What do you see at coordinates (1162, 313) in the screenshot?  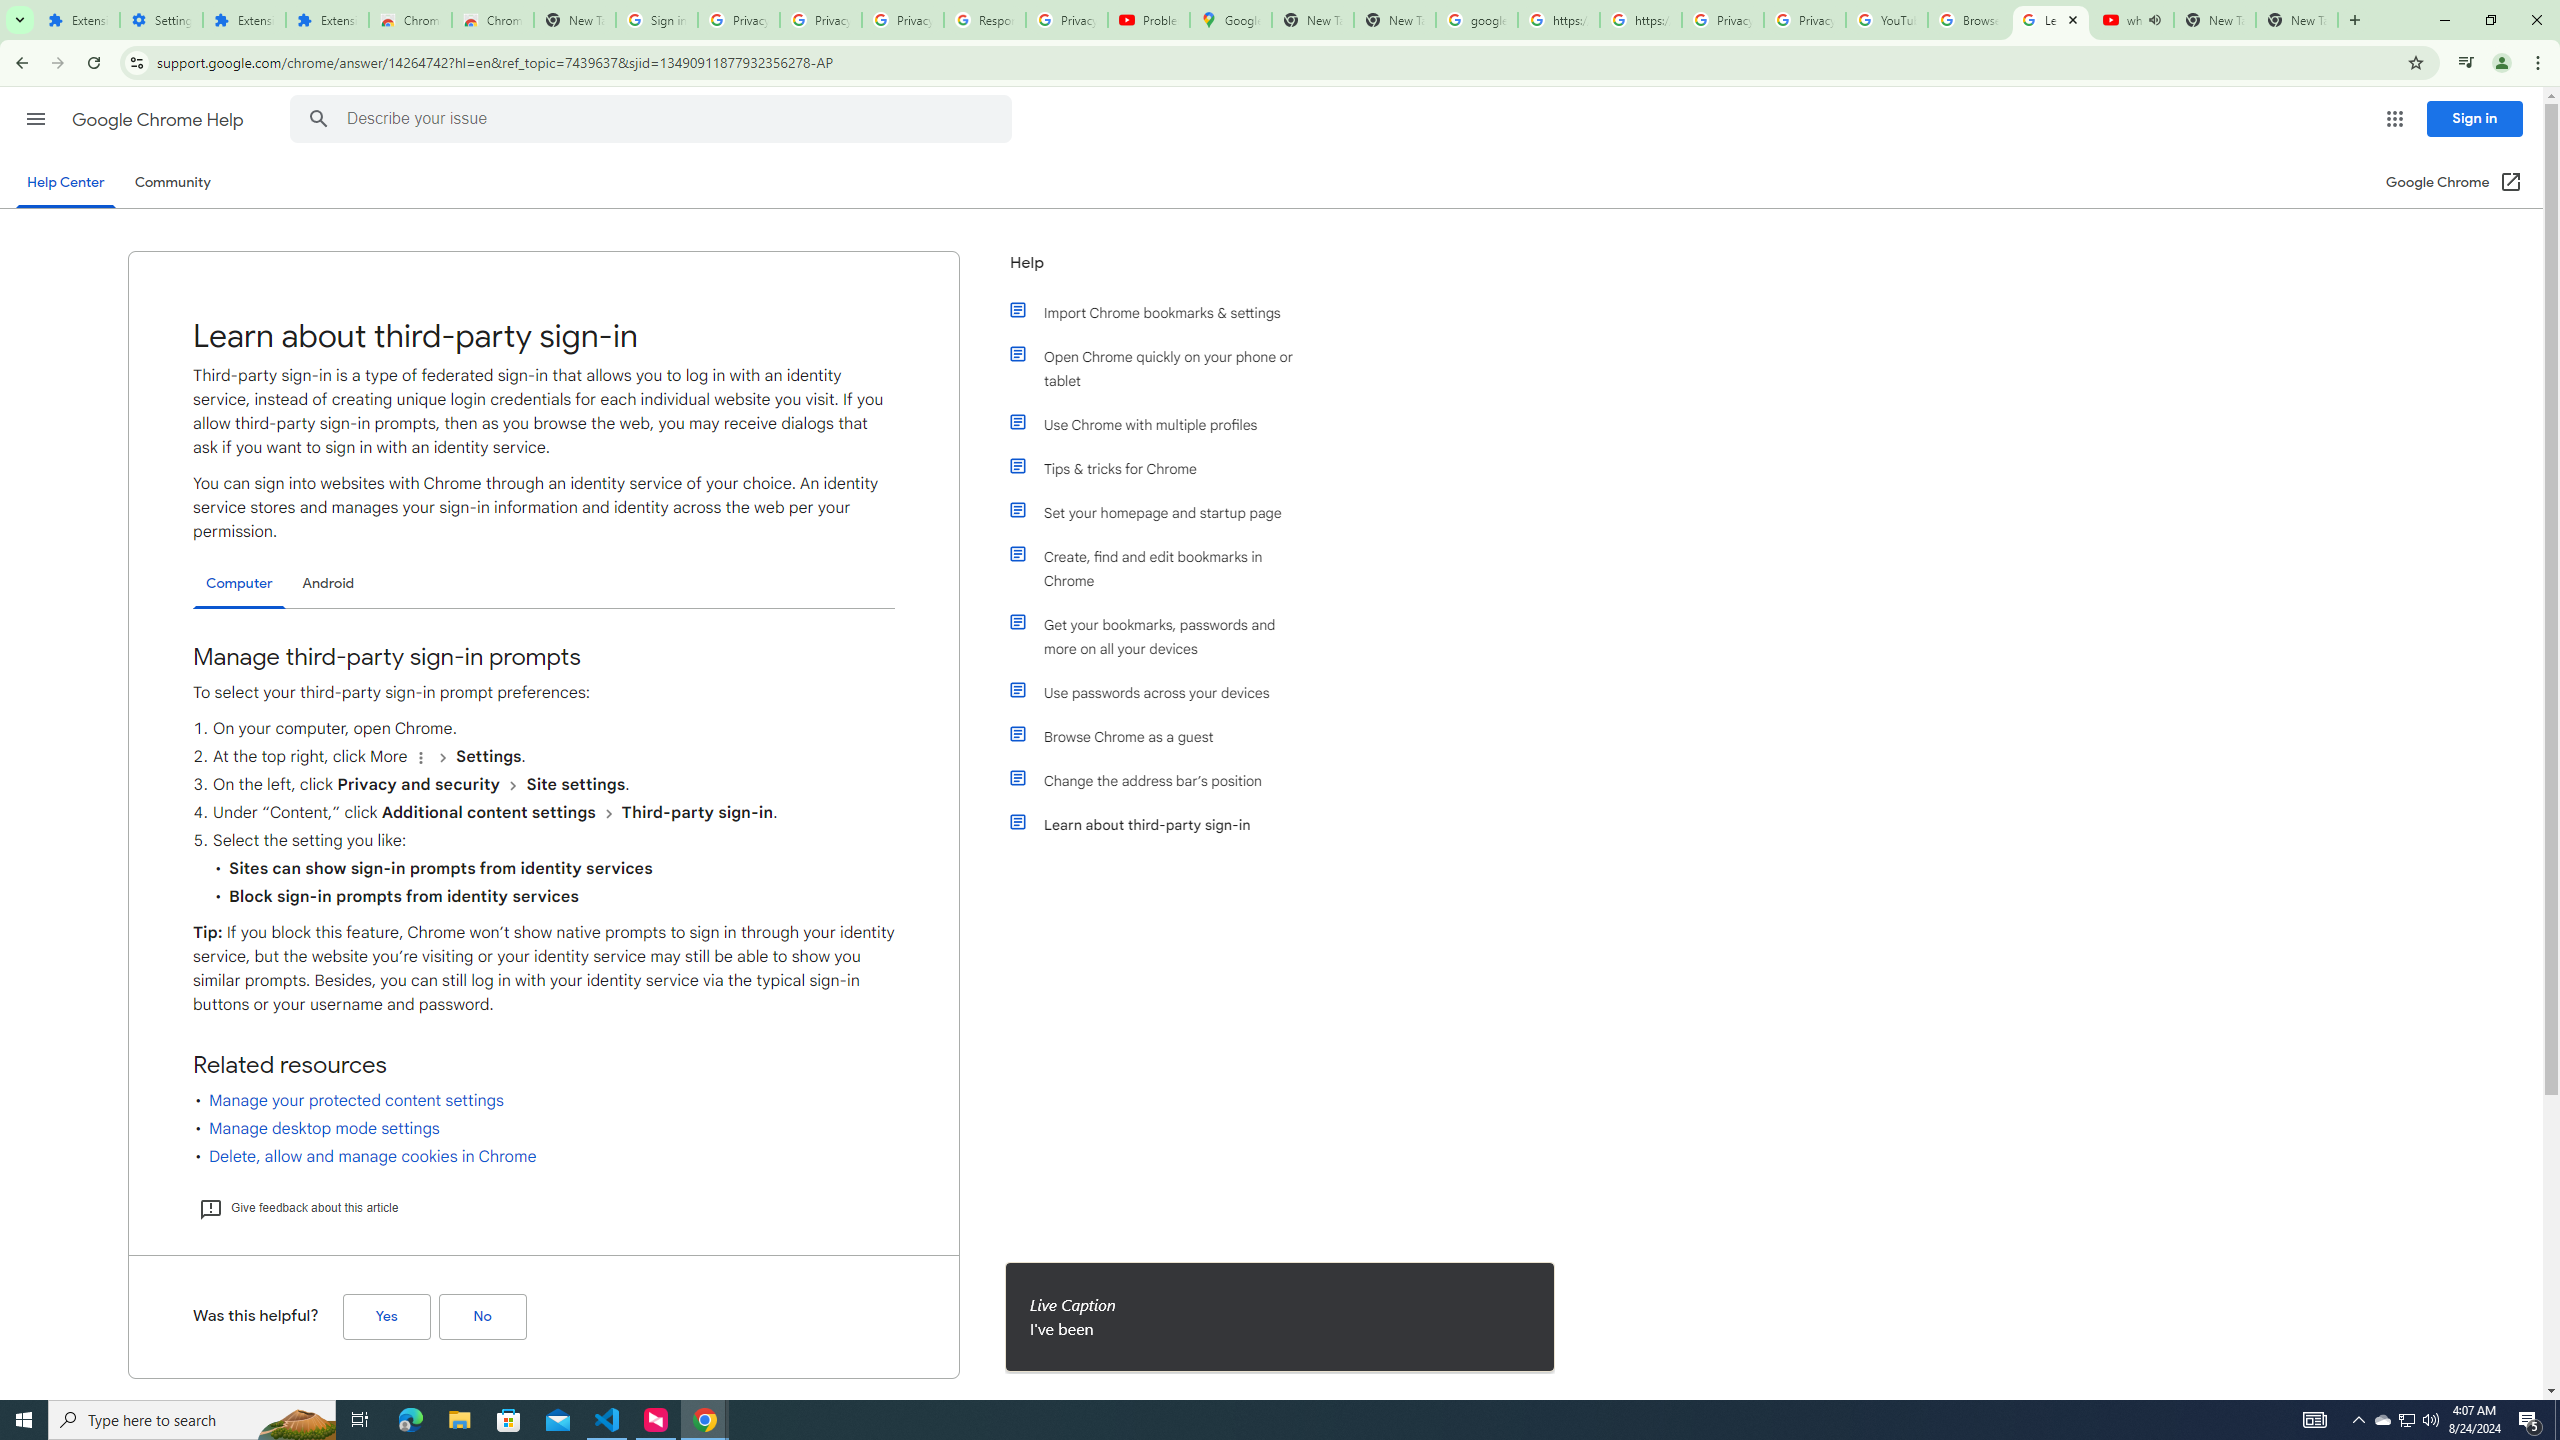 I see `'Import Chrome bookmarks & settings'` at bounding box center [1162, 313].